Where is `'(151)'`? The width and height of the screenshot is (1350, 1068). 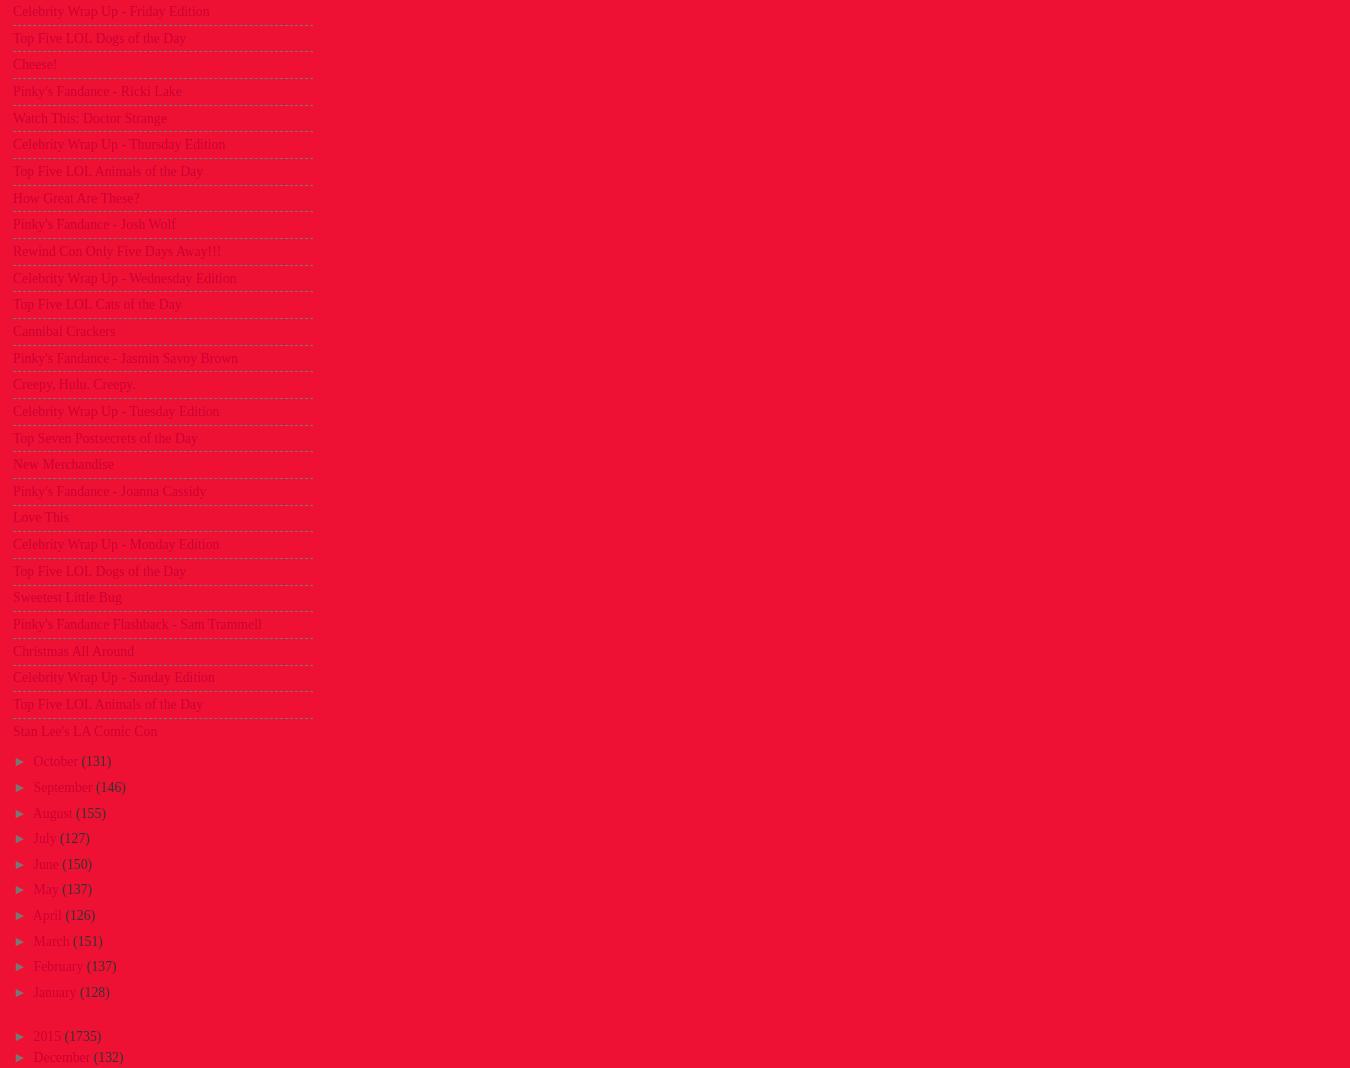
'(151)' is located at coordinates (86, 940).